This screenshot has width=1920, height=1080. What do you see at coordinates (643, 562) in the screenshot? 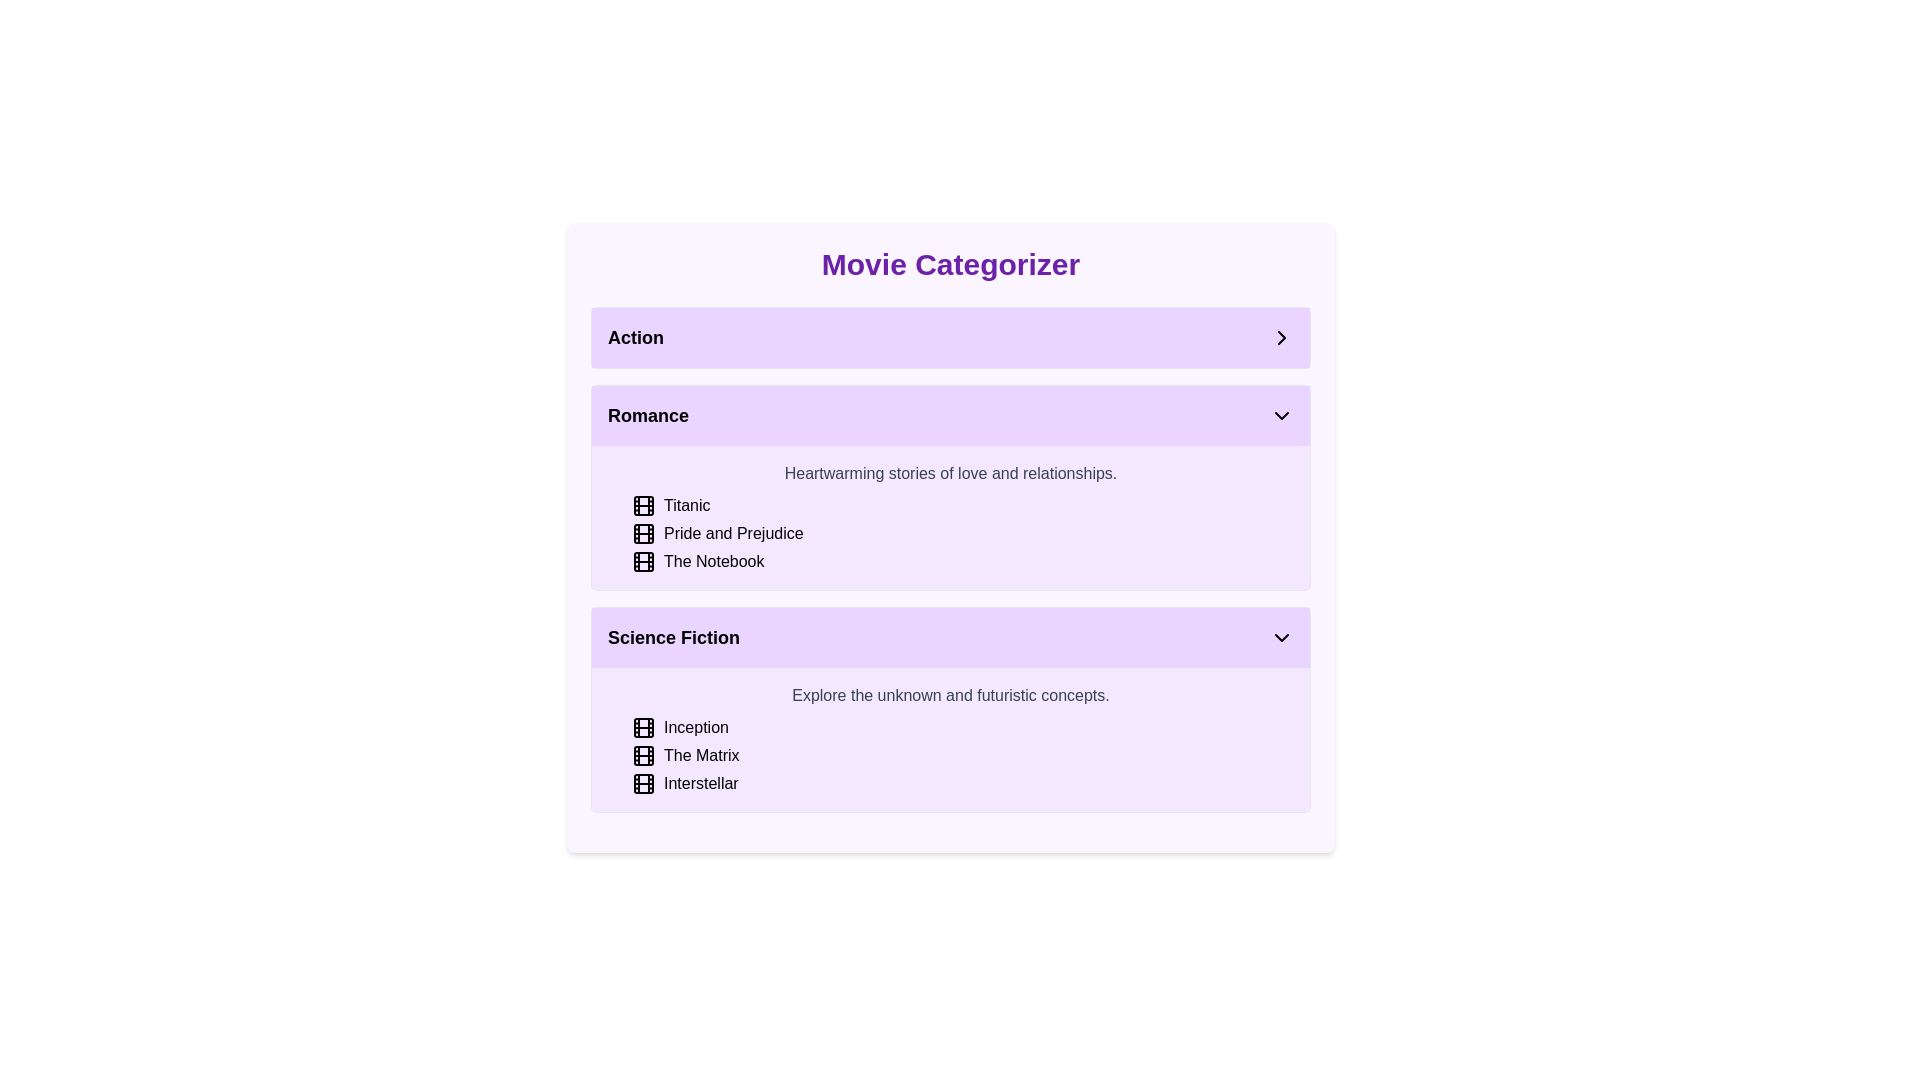
I see `the film icon located in the 'Romance' section preceding the text label of 'The Notebook'` at bounding box center [643, 562].